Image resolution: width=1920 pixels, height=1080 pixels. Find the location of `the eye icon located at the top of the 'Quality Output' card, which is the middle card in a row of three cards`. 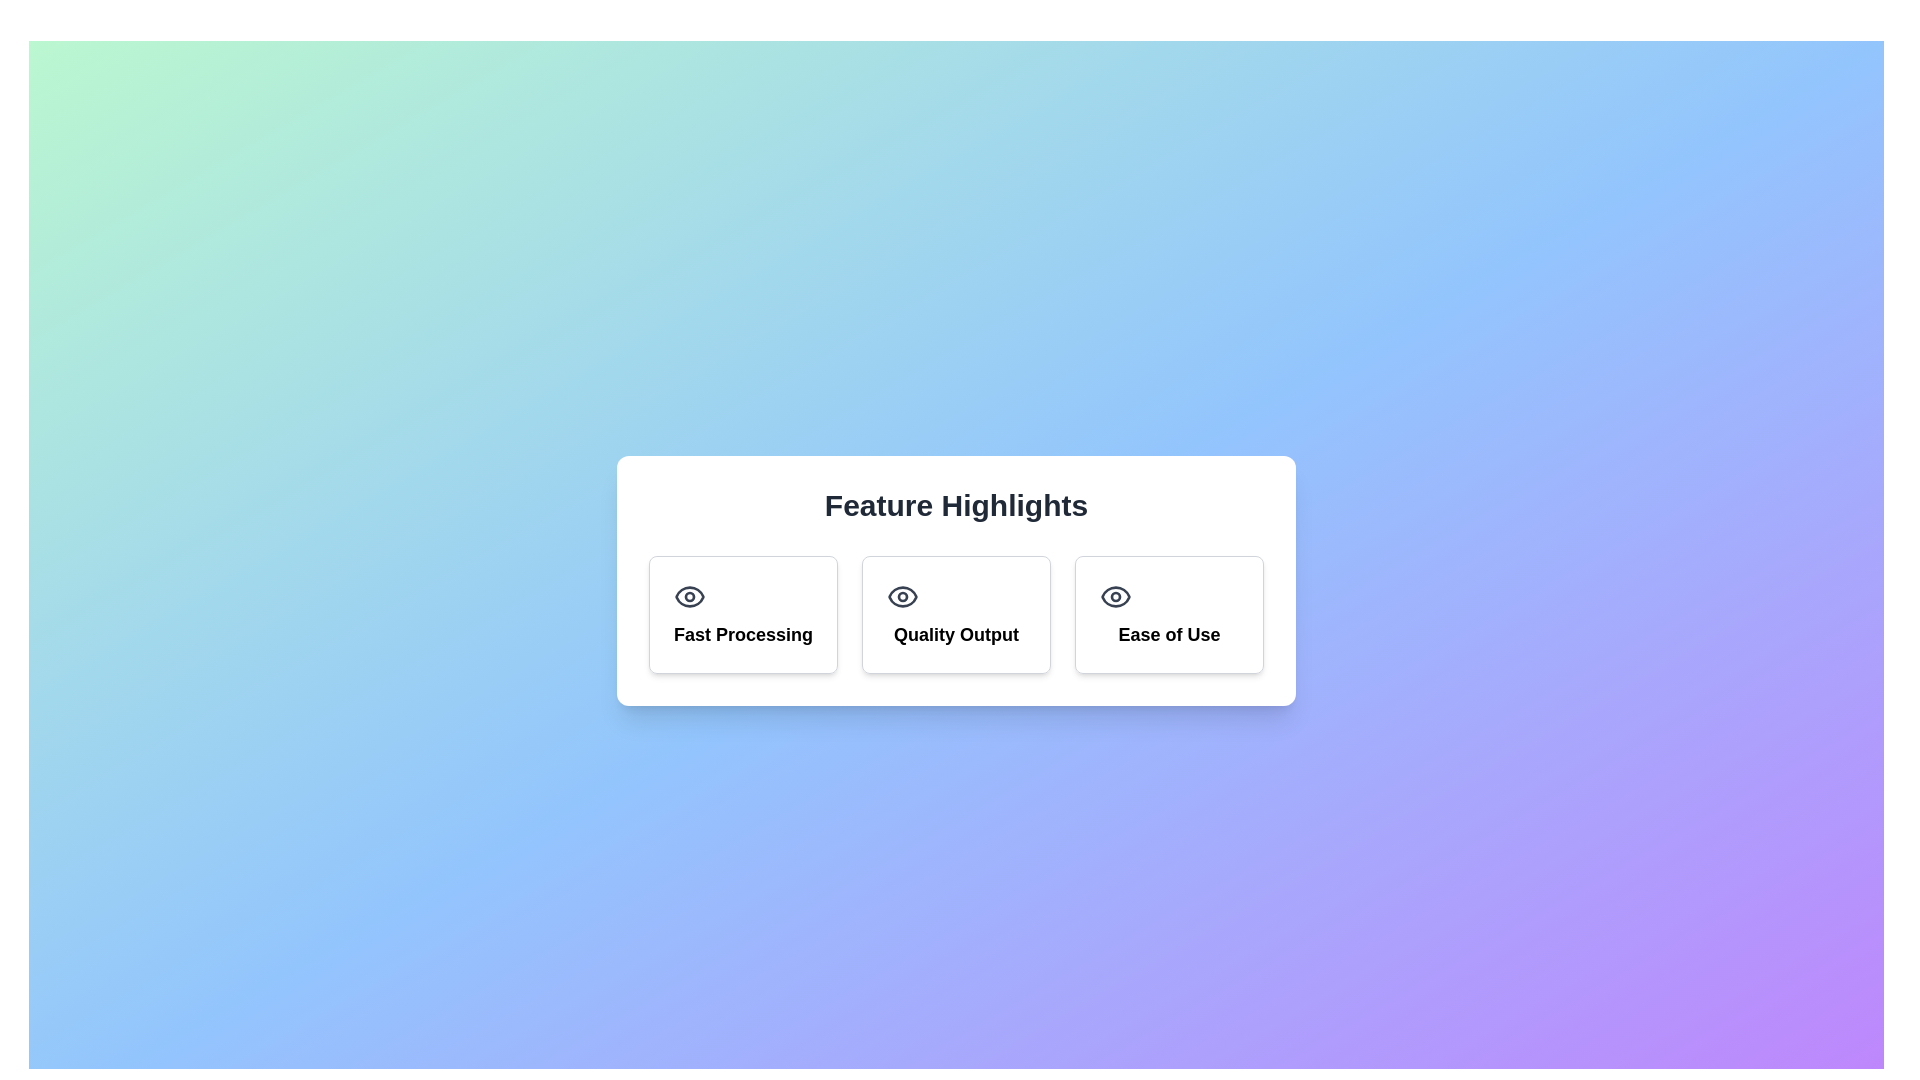

the eye icon located at the top of the 'Quality Output' card, which is the middle card in a row of three cards is located at coordinates (901, 596).